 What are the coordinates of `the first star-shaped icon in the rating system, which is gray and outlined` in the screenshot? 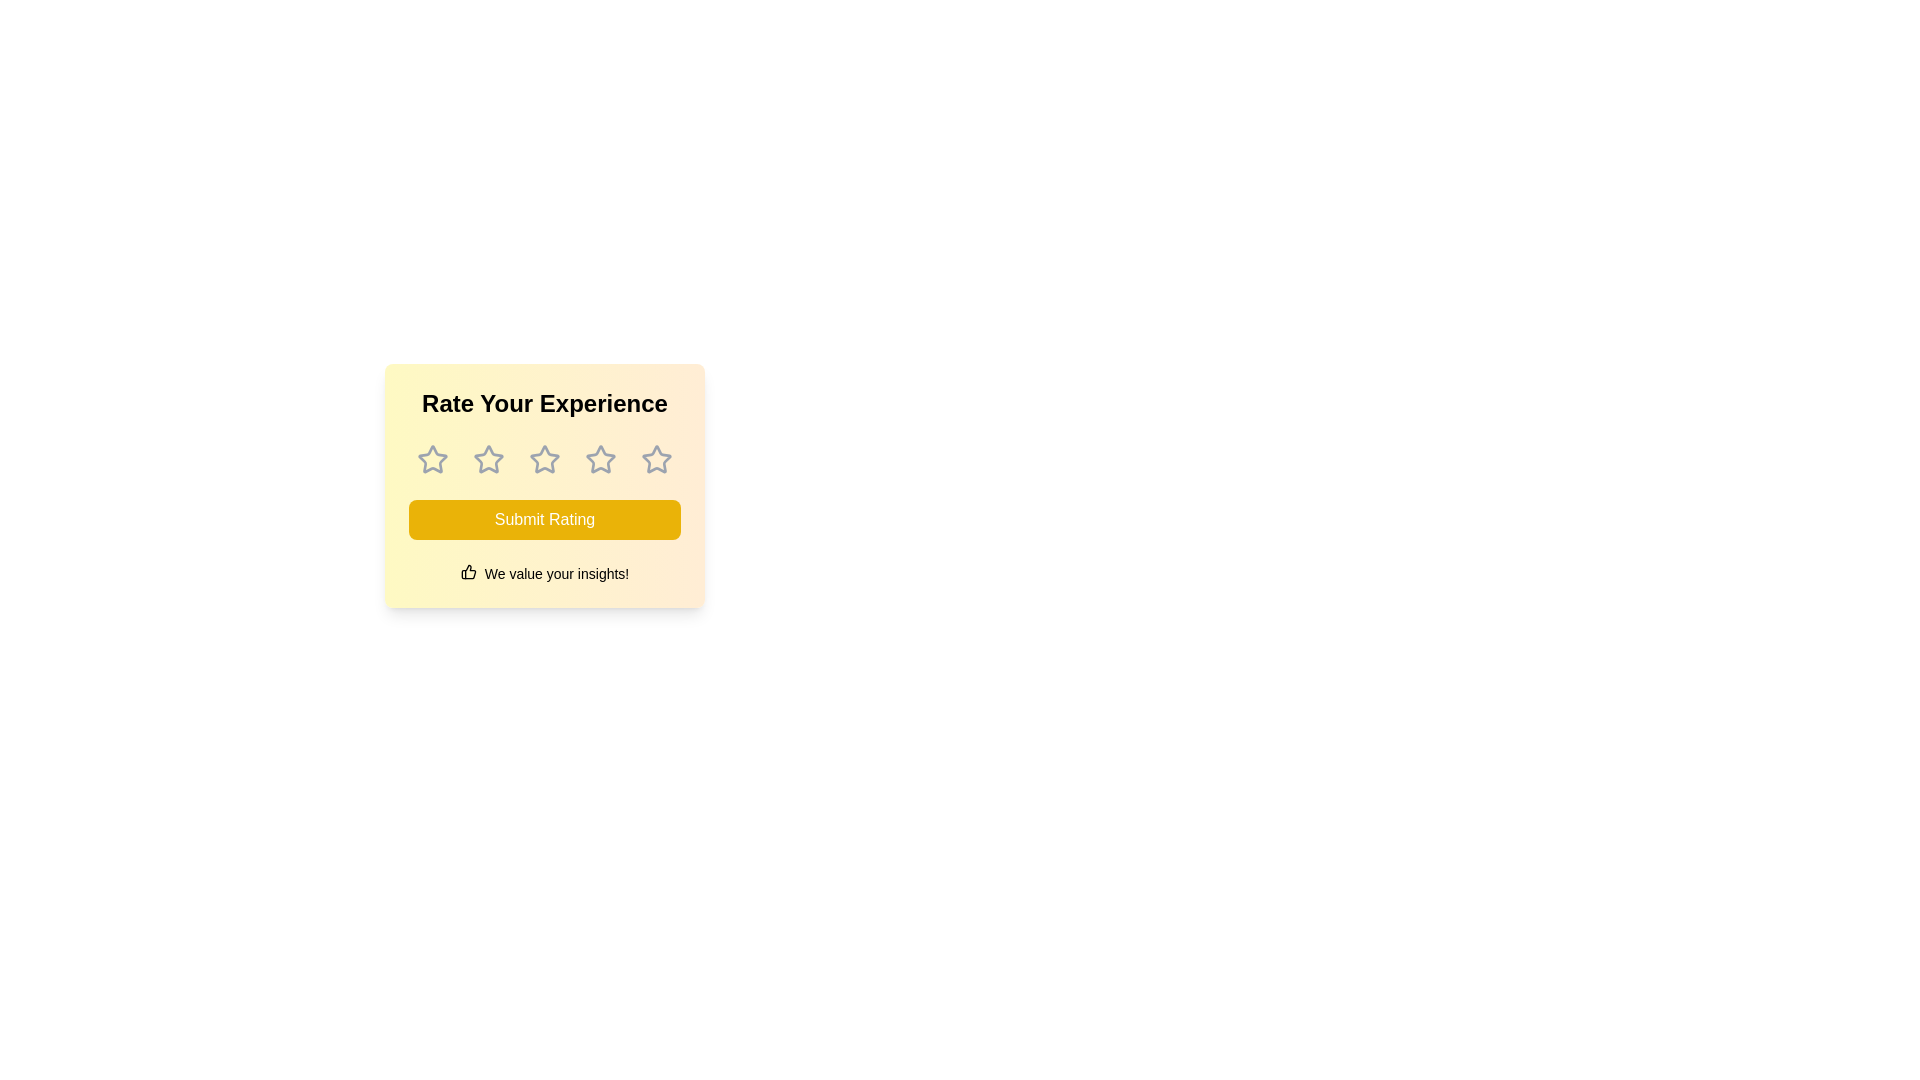 It's located at (431, 459).